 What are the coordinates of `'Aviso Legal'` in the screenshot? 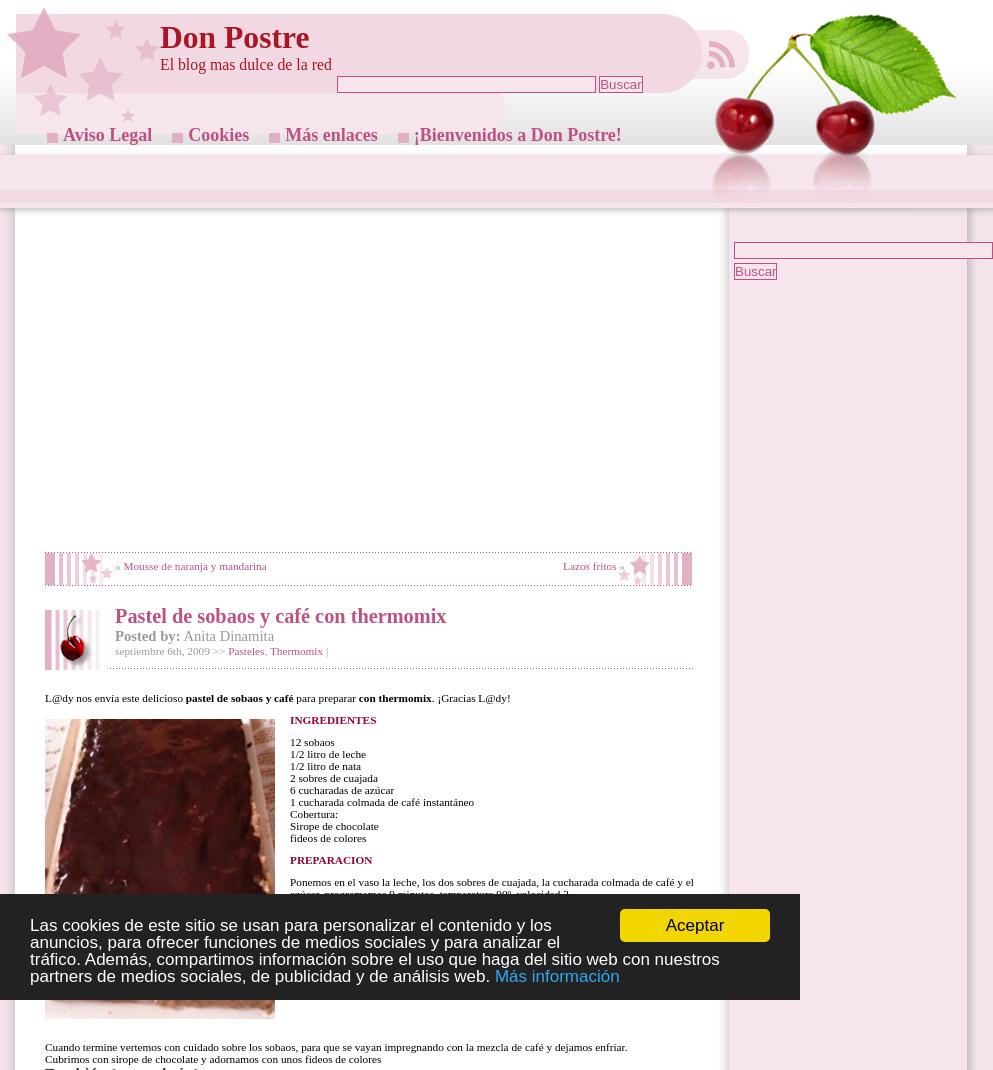 It's located at (106, 135).